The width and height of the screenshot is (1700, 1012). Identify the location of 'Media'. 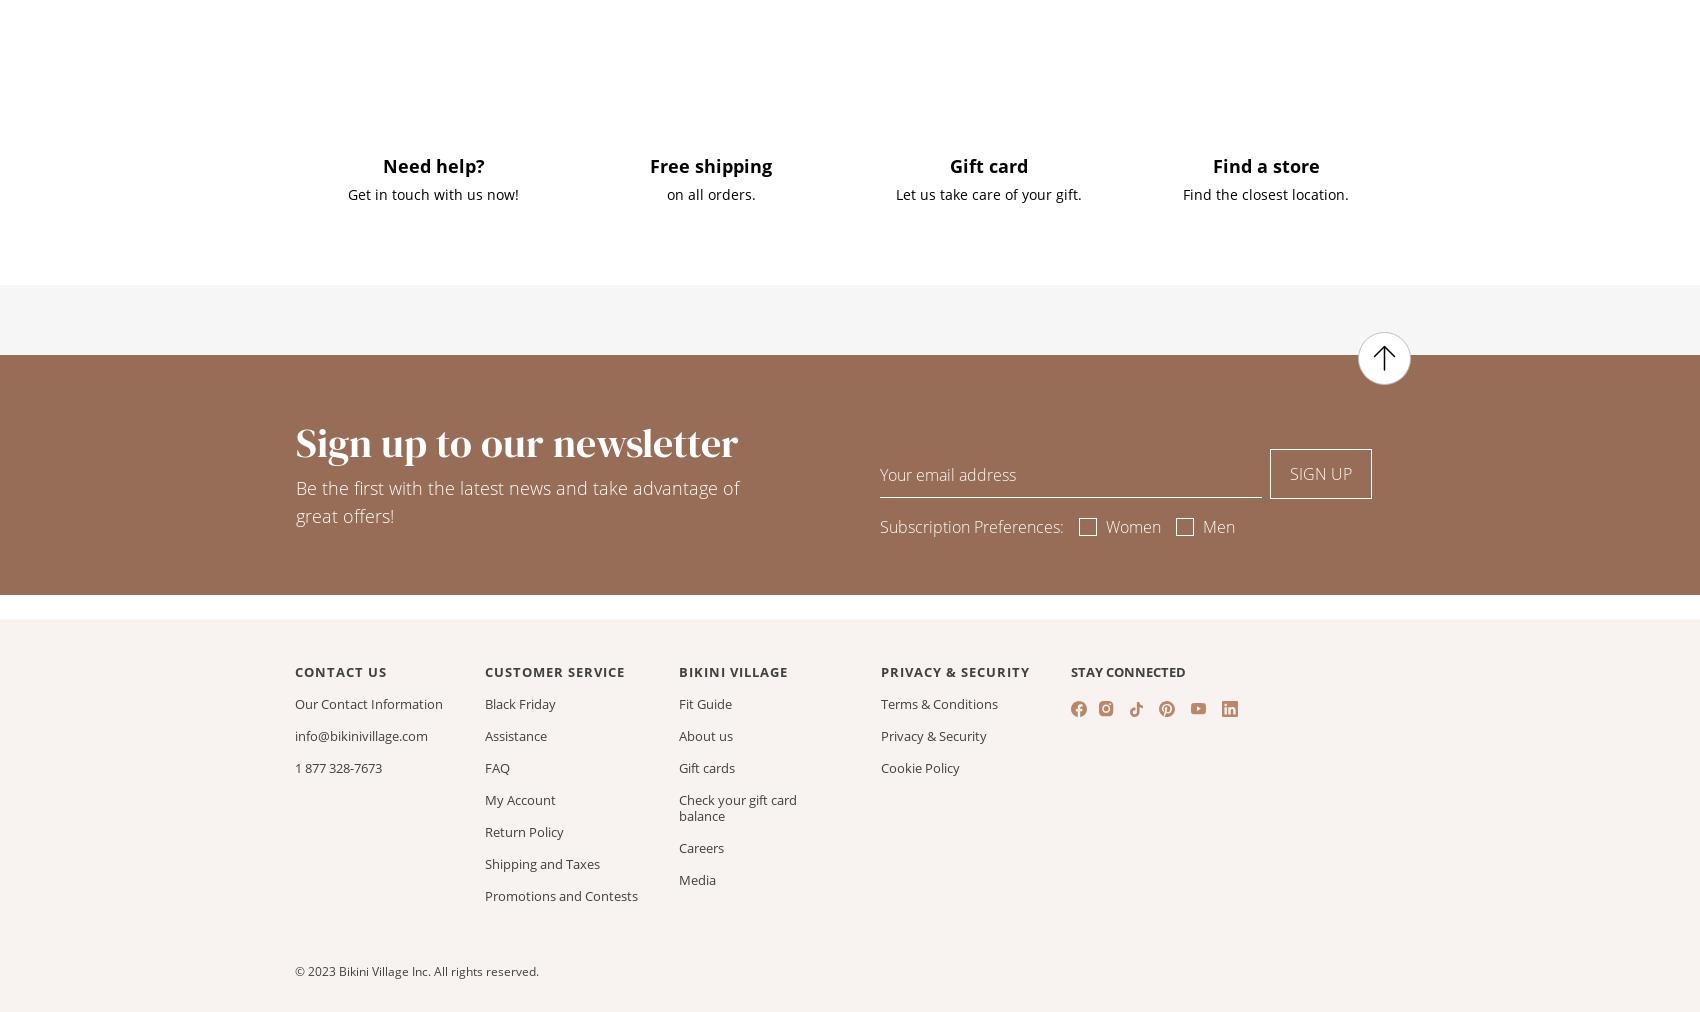
(697, 878).